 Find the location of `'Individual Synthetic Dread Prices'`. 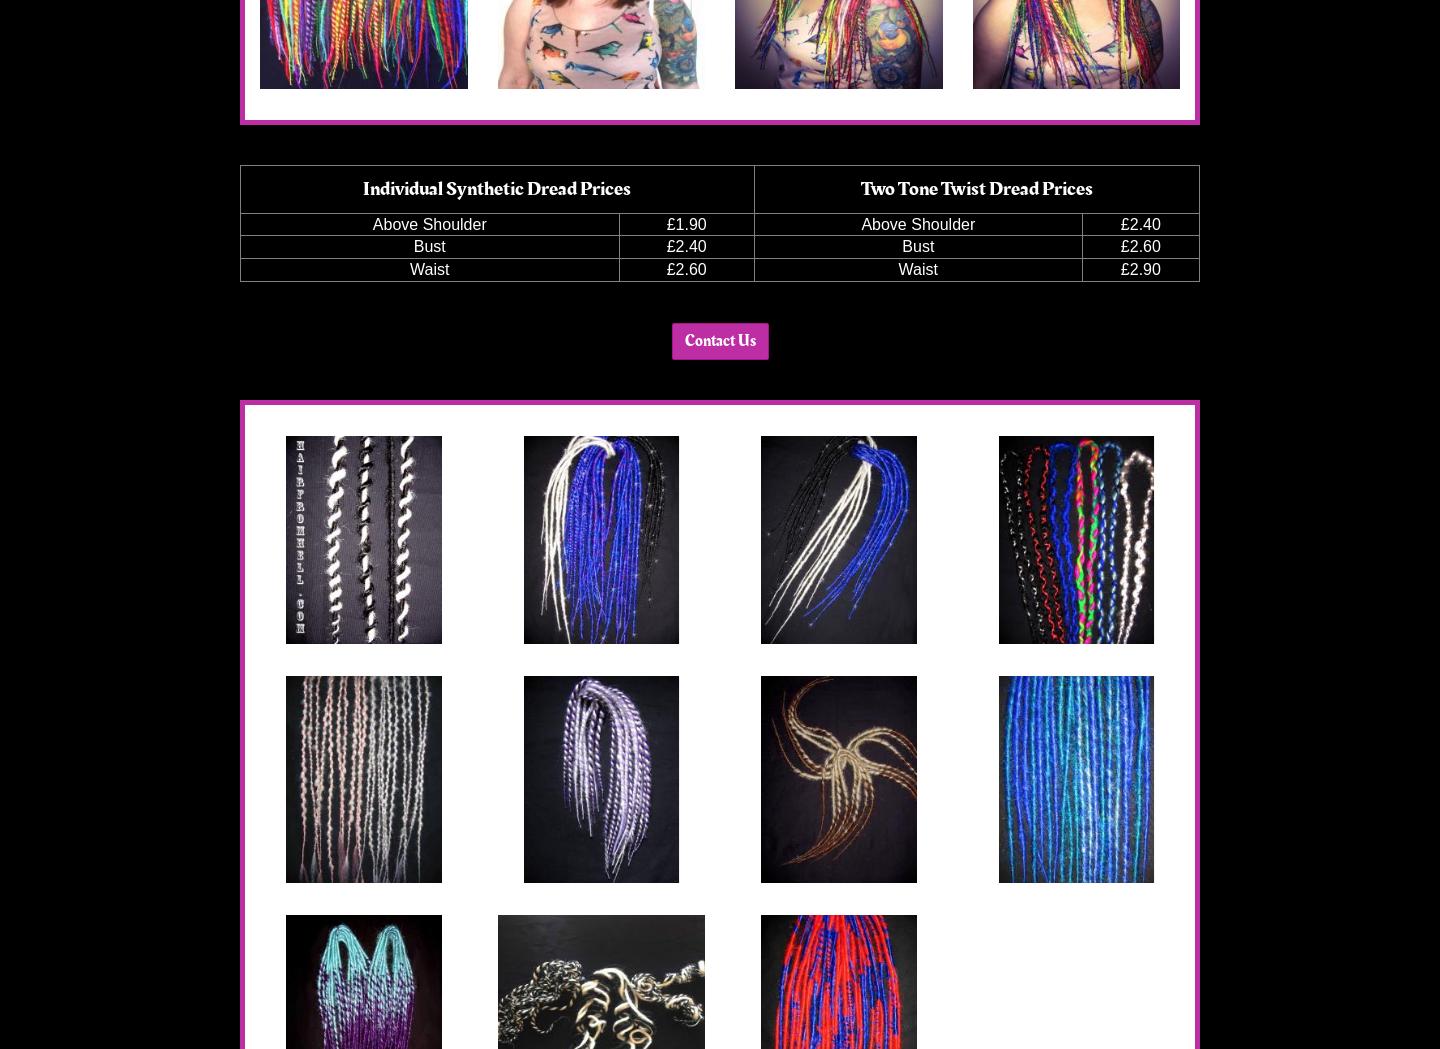

'Individual Synthetic Dread Prices' is located at coordinates (495, 186).